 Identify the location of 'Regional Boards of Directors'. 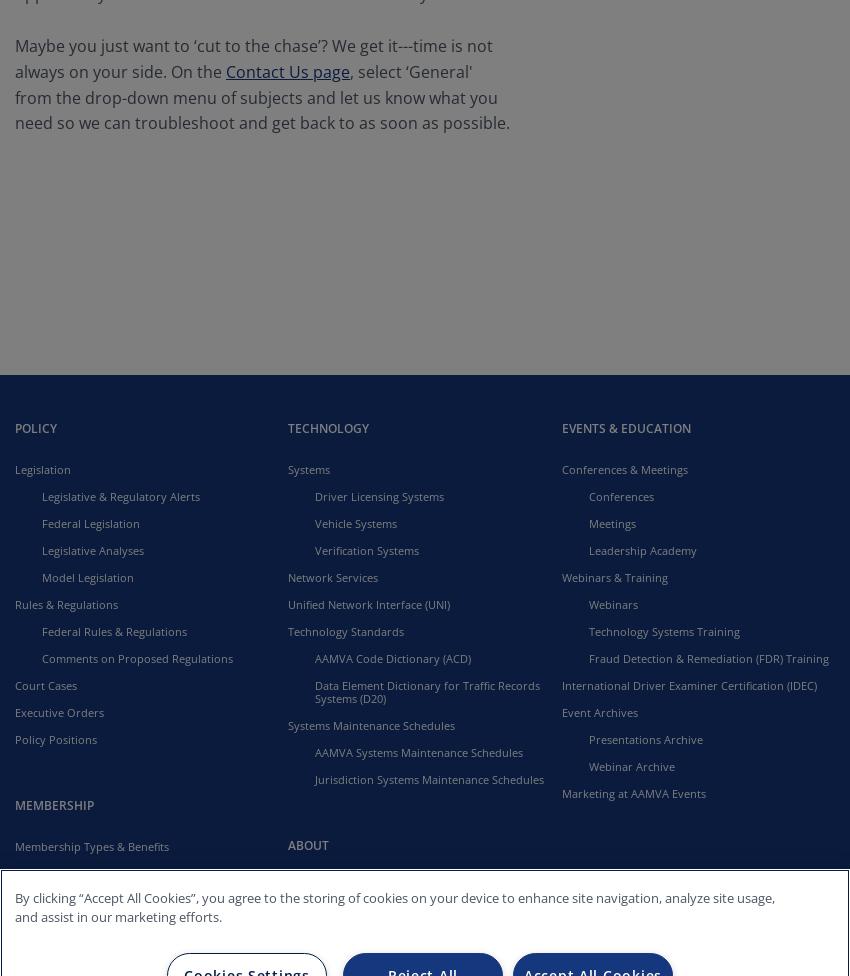
(389, 938).